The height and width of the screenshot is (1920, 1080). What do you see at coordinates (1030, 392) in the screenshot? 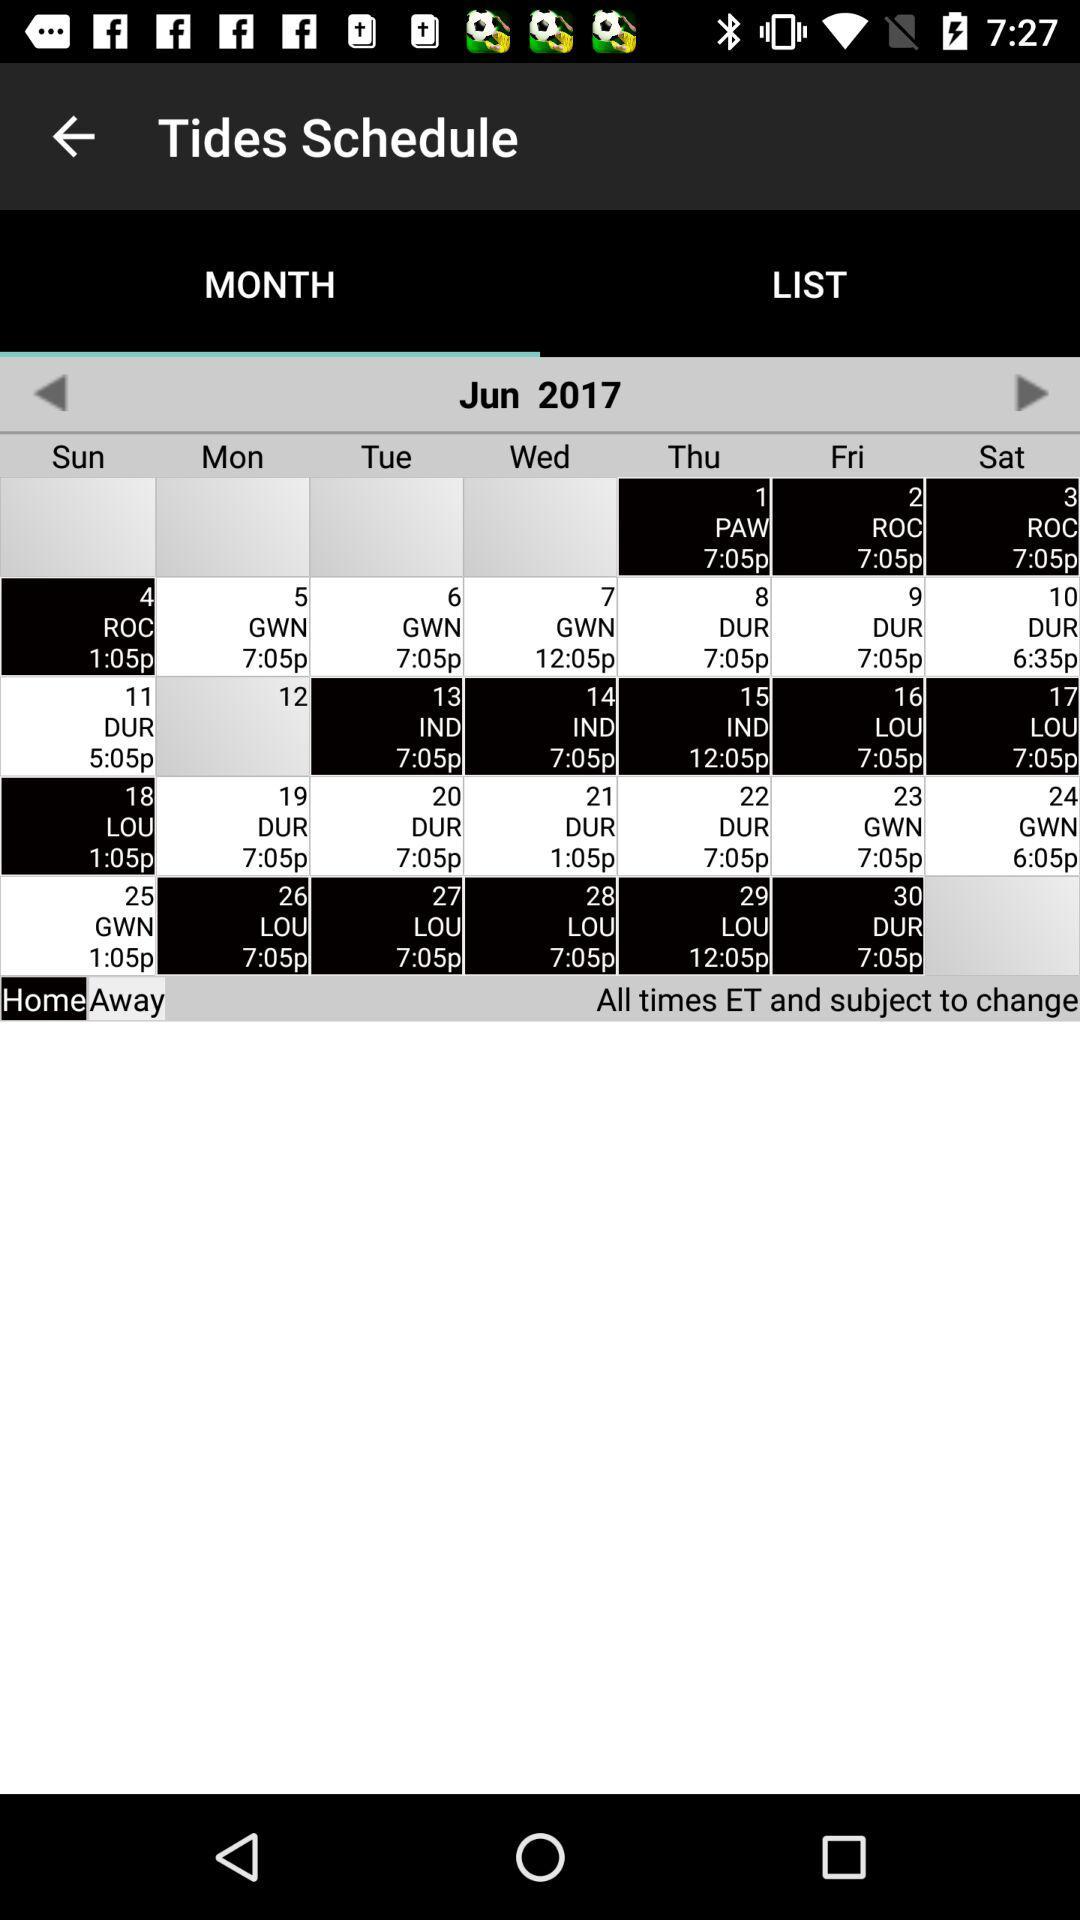
I see `item to the right of list app` at bounding box center [1030, 392].